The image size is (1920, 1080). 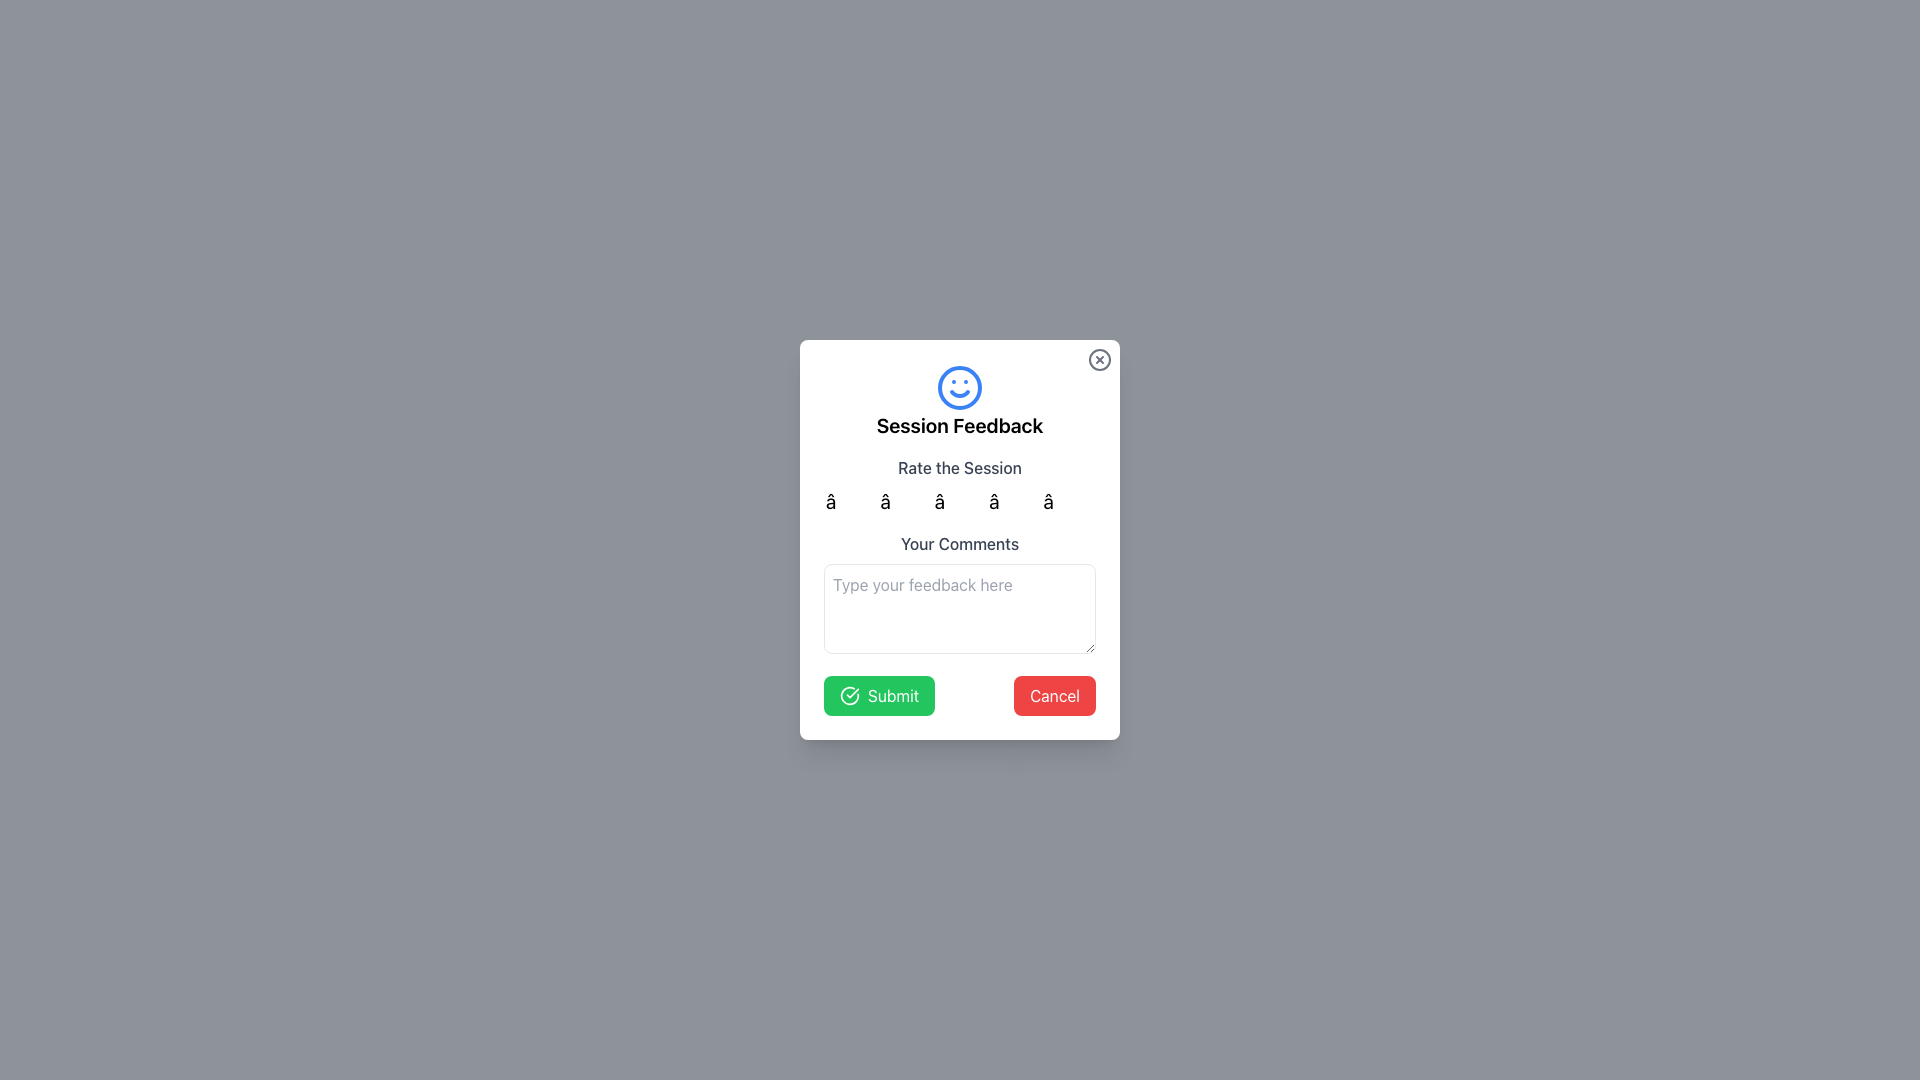 I want to click on the first Rating Star Icon, so click(x=851, y=500).